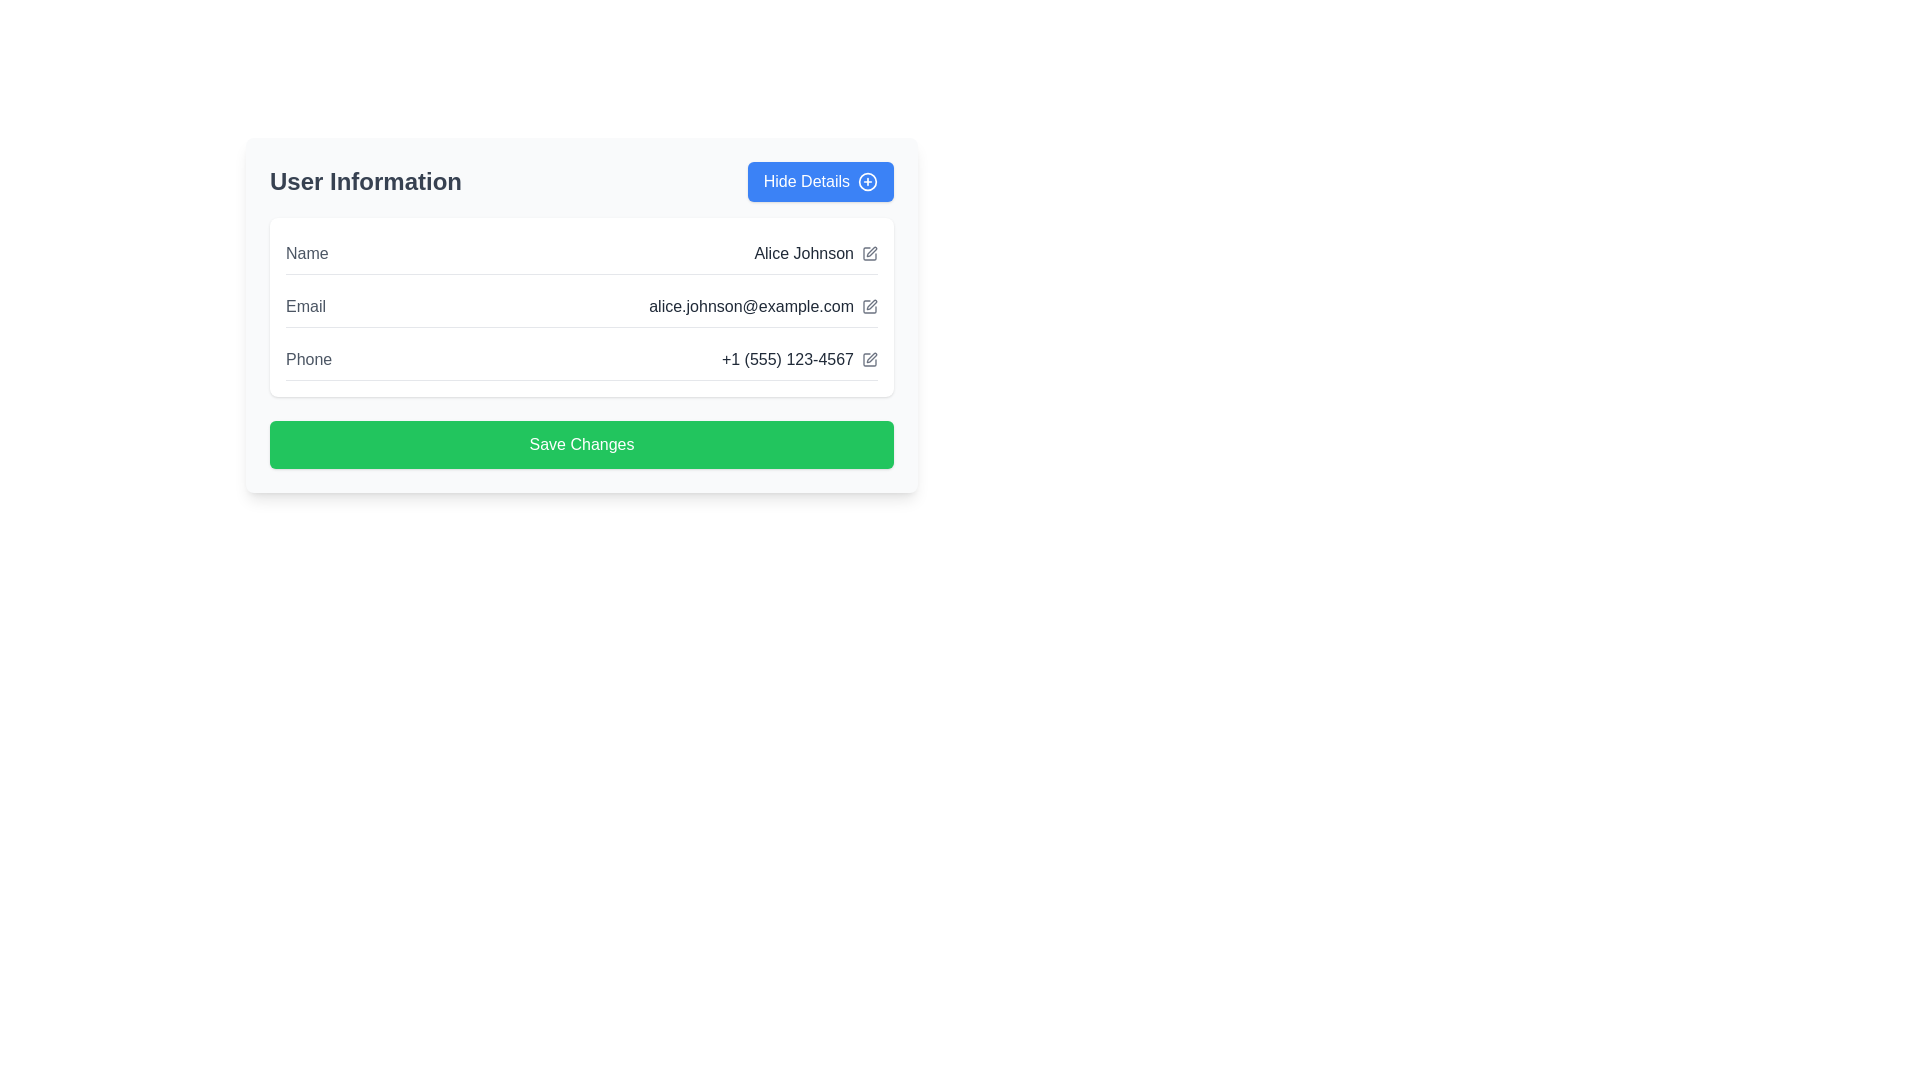 Image resolution: width=1920 pixels, height=1080 pixels. Describe the element at coordinates (798, 358) in the screenshot. I see `the phone number text label located in the lower section of the user information panel, to the right of the 'Phone' label, and just above the green 'Save Changes' button` at that location.